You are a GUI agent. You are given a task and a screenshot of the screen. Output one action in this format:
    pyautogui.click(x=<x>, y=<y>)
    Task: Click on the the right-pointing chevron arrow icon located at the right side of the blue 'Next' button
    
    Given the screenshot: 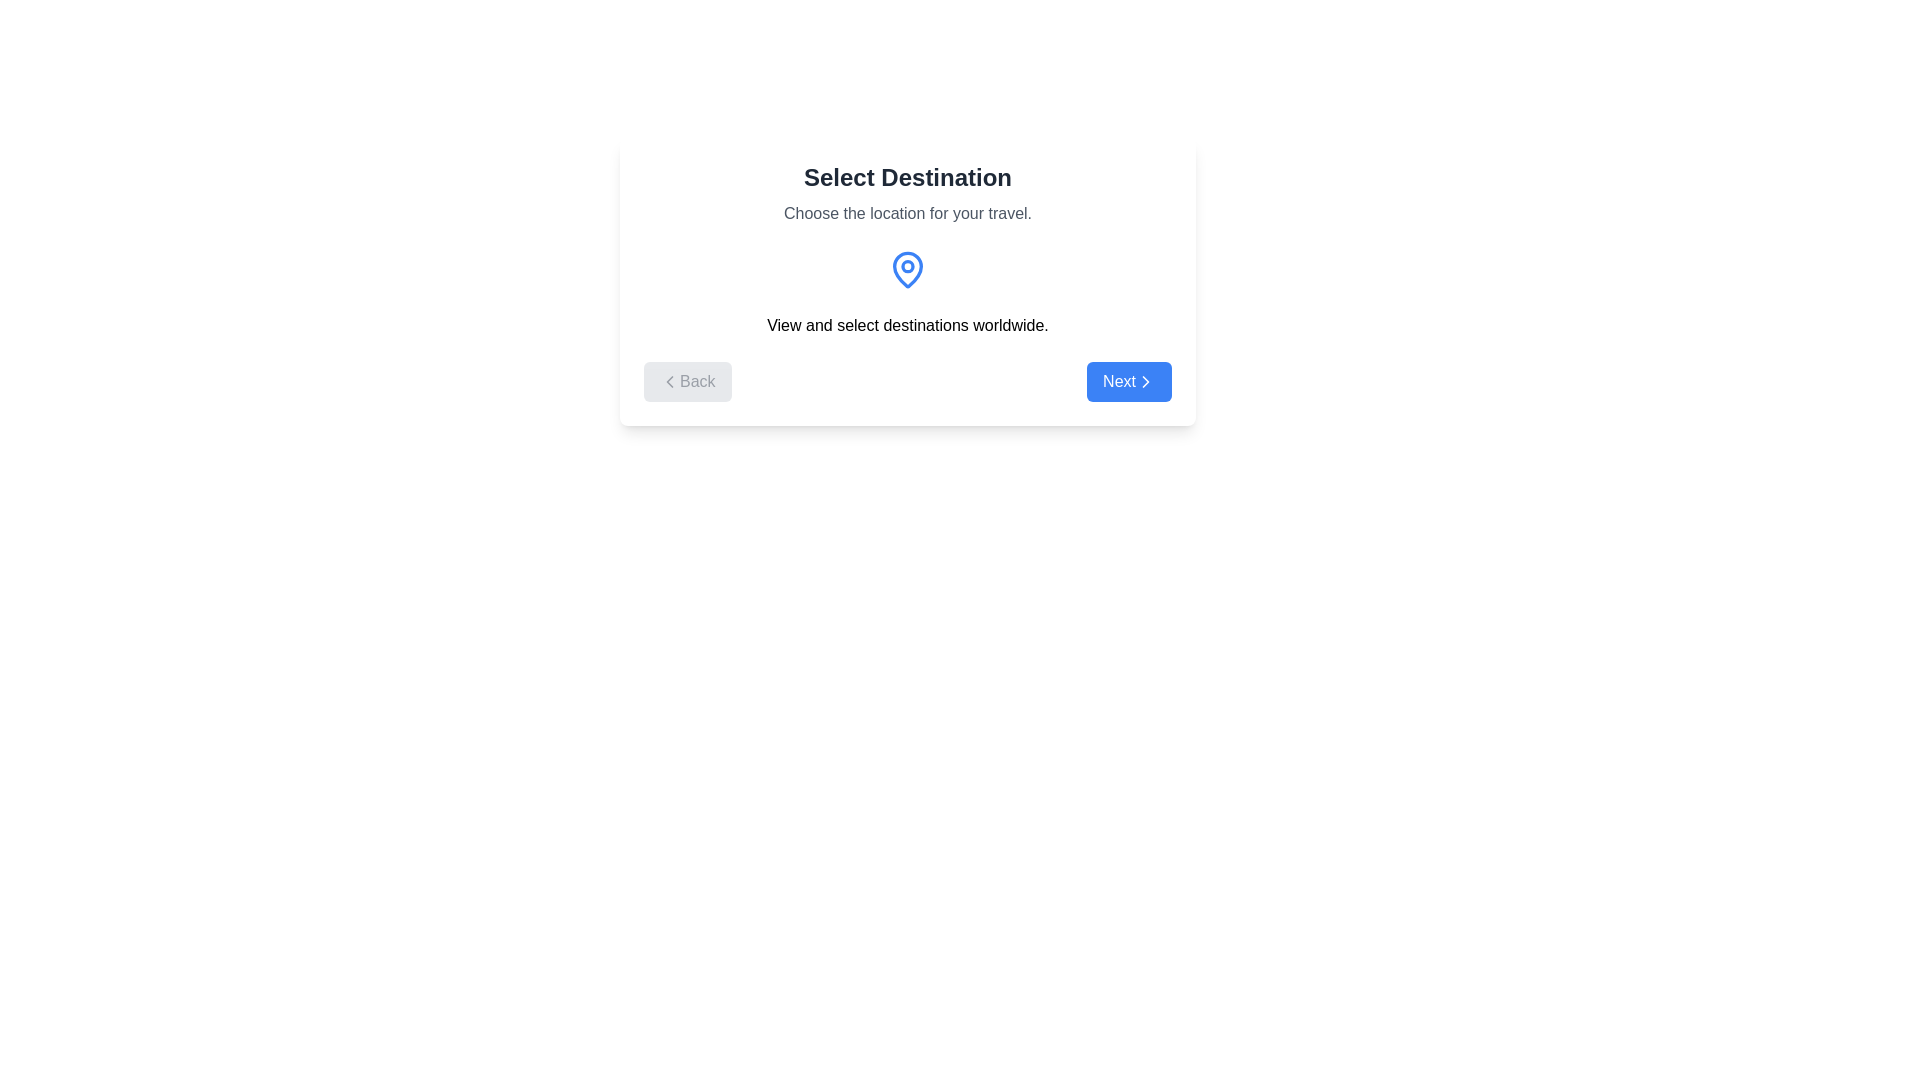 What is the action you would take?
    pyautogui.click(x=1146, y=381)
    